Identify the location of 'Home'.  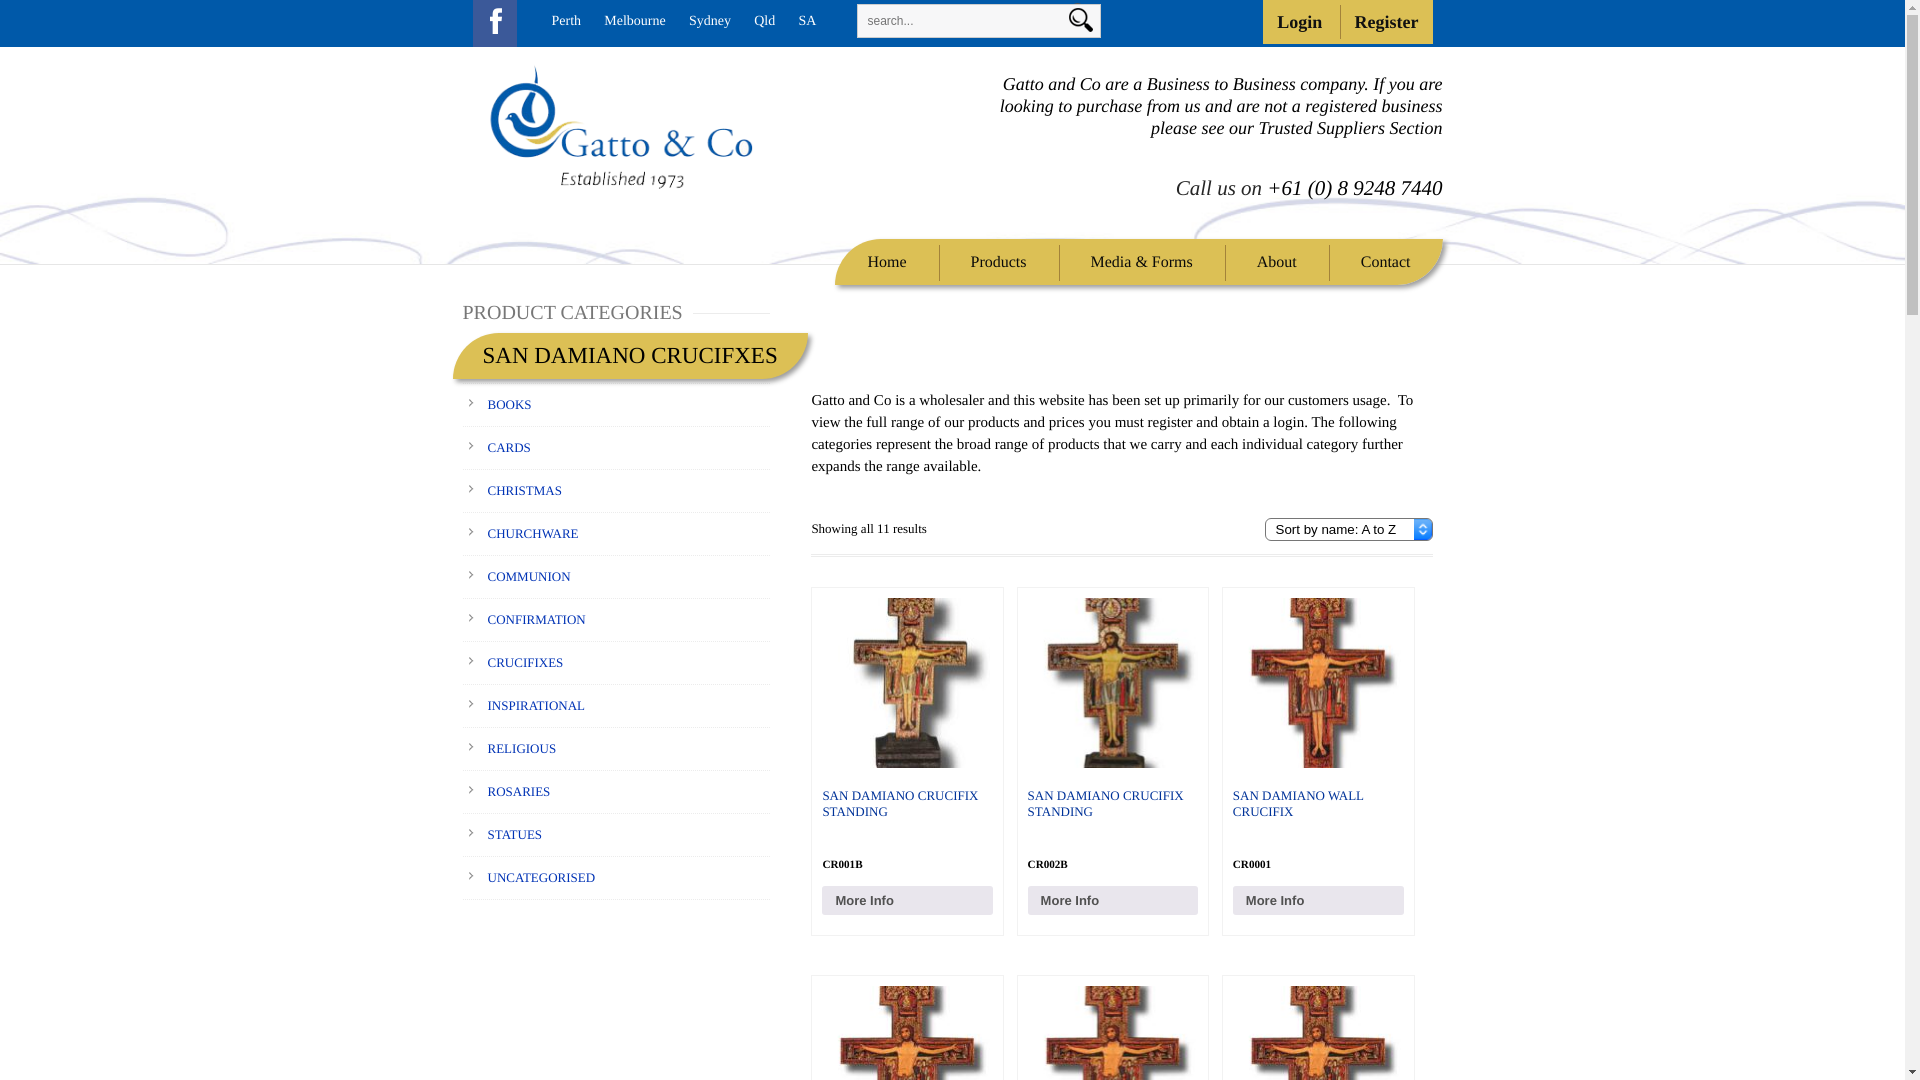
(849, 261).